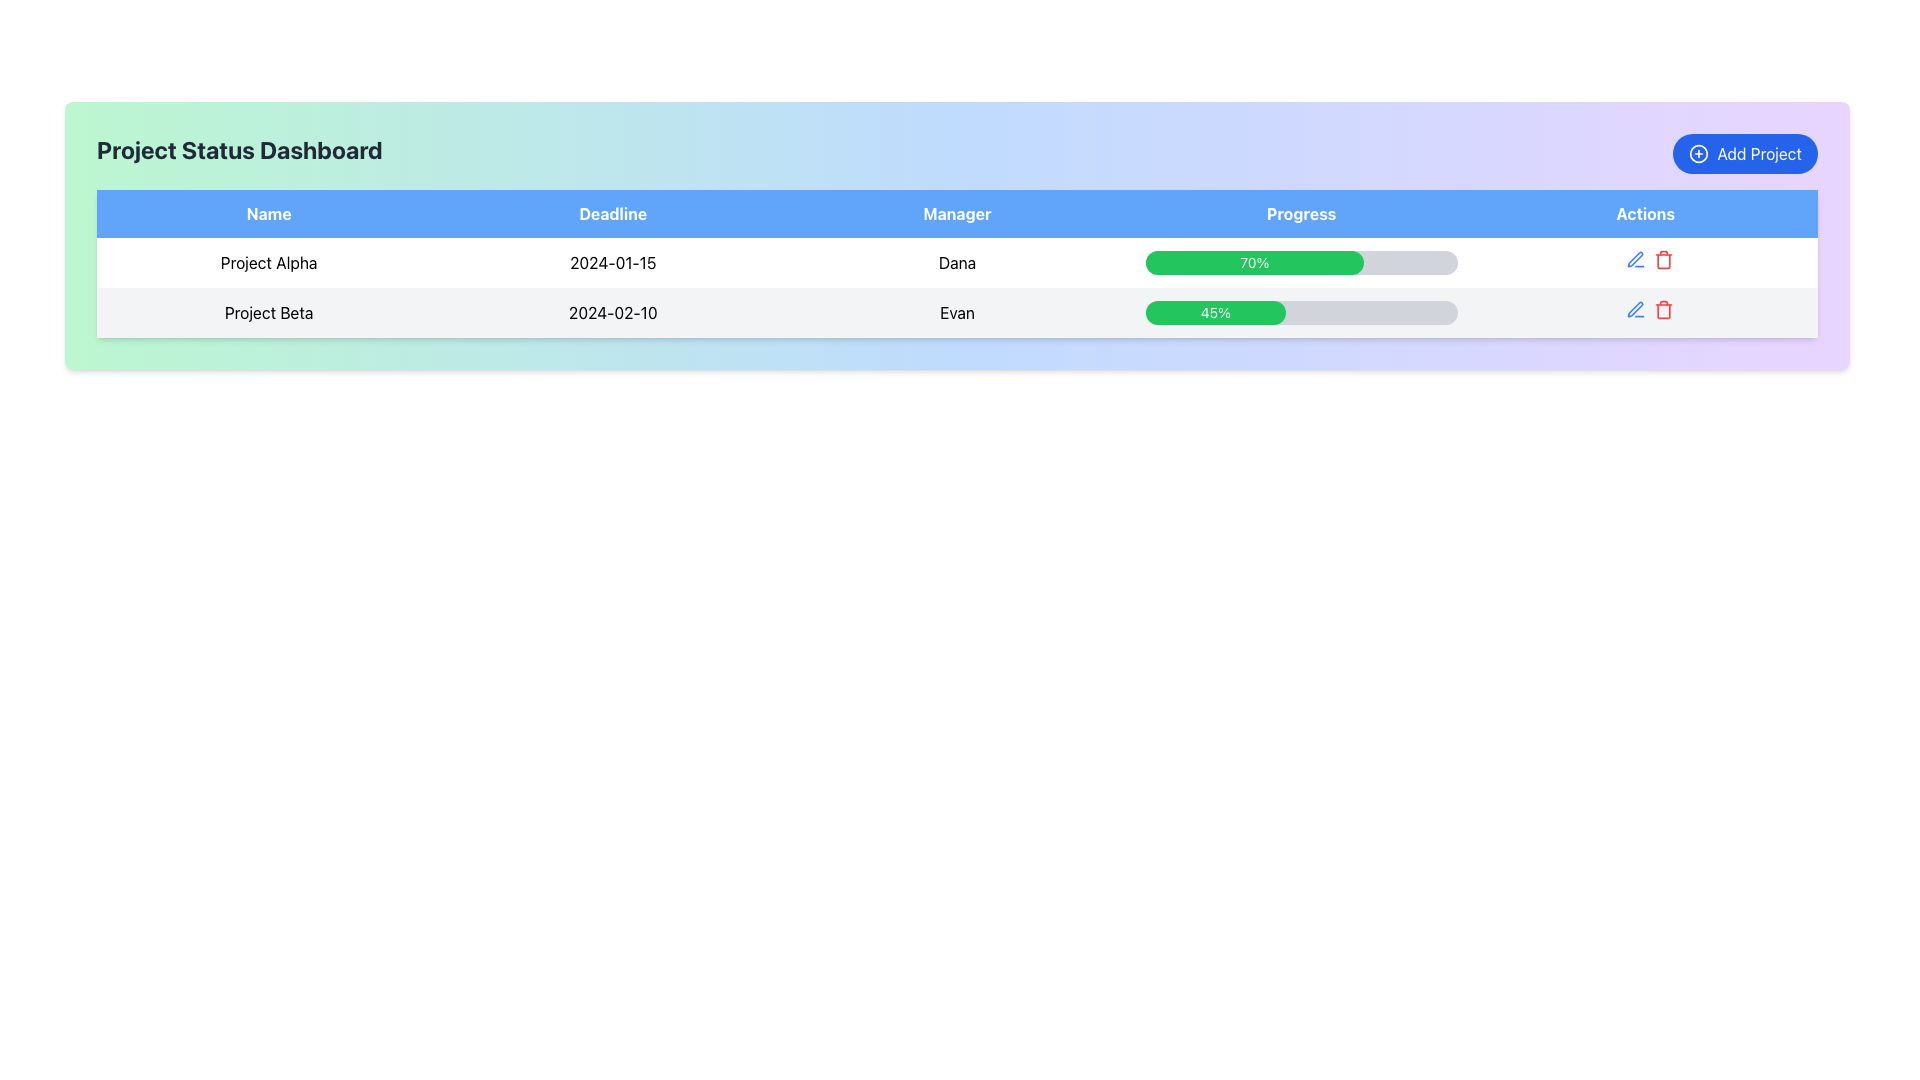  Describe the element at coordinates (1301, 261) in the screenshot. I see `progress value displayed in the Progress Bar located in the first row of the table under the 'Progress' column, which indicates 70% completion` at that location.